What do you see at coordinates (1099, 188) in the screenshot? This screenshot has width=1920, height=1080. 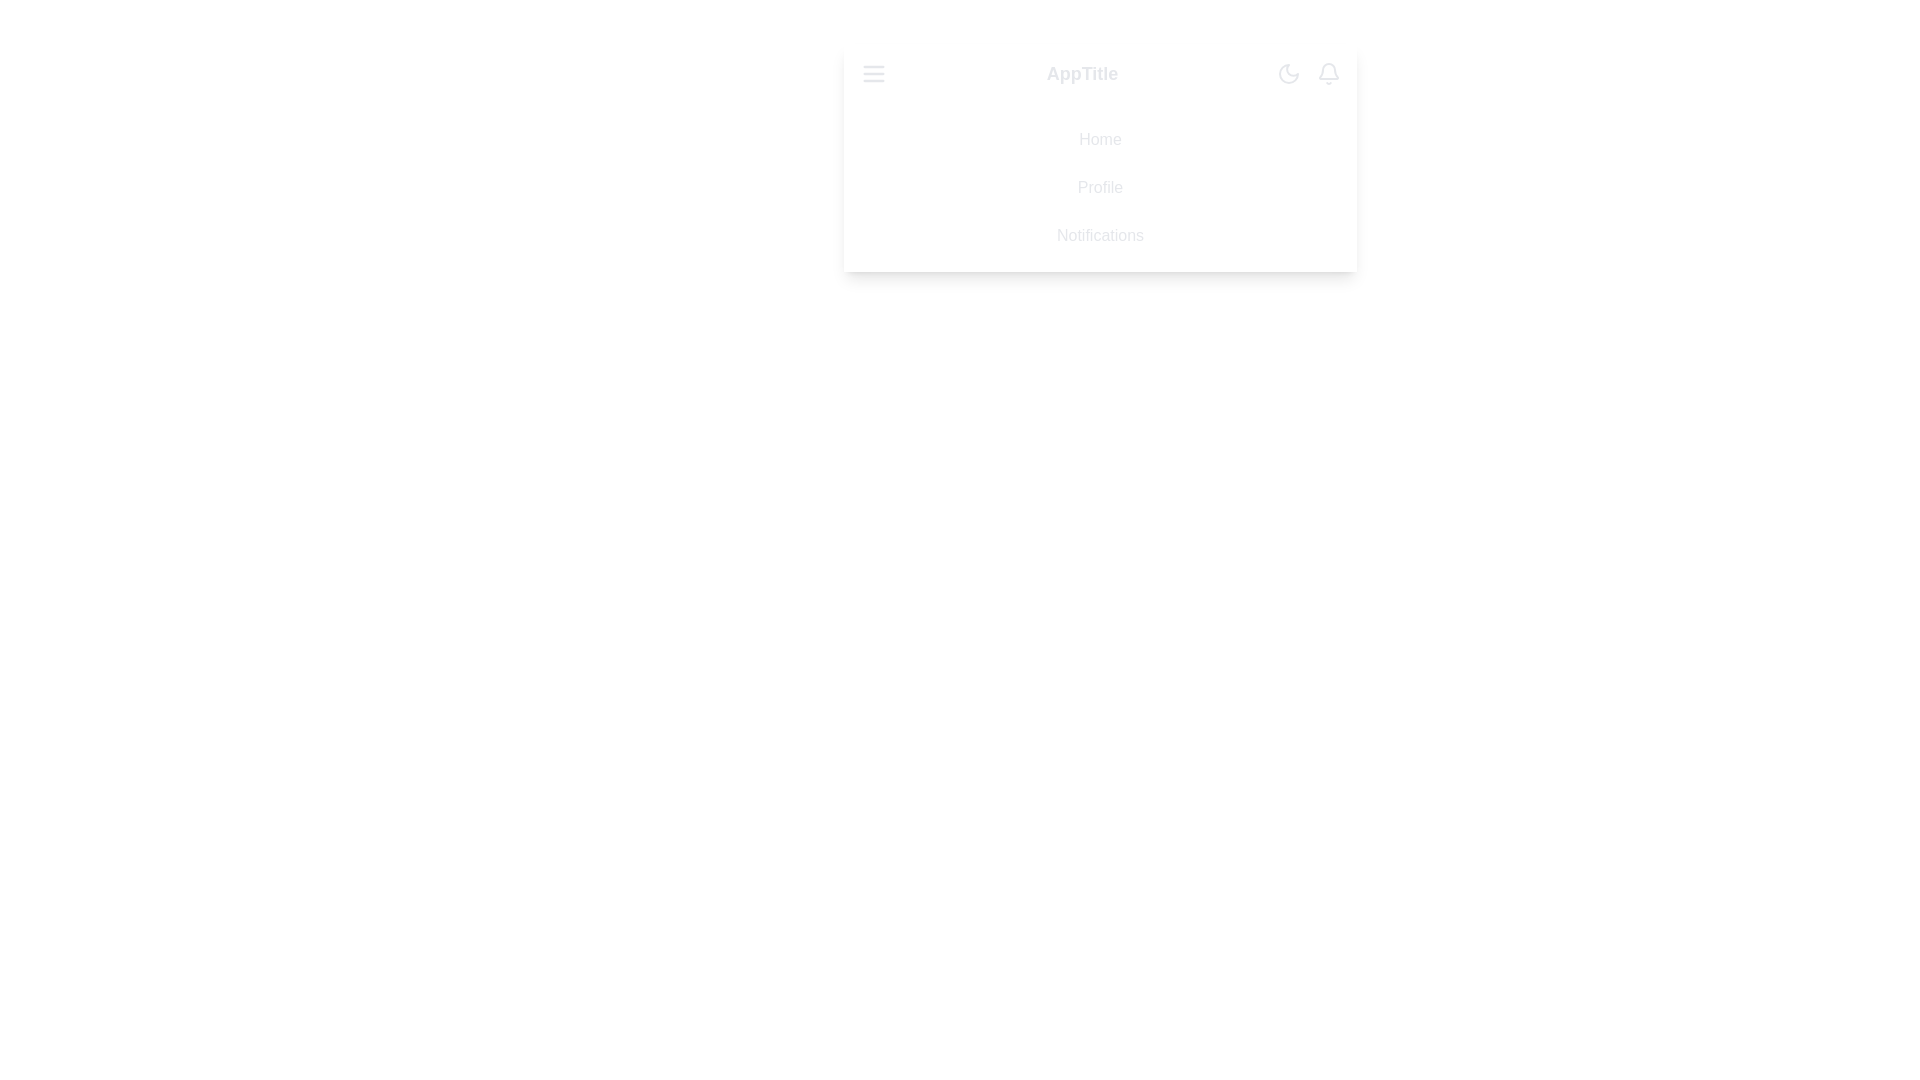 I see `the menu item Profile from the list` at bounding box center [1099, 188].